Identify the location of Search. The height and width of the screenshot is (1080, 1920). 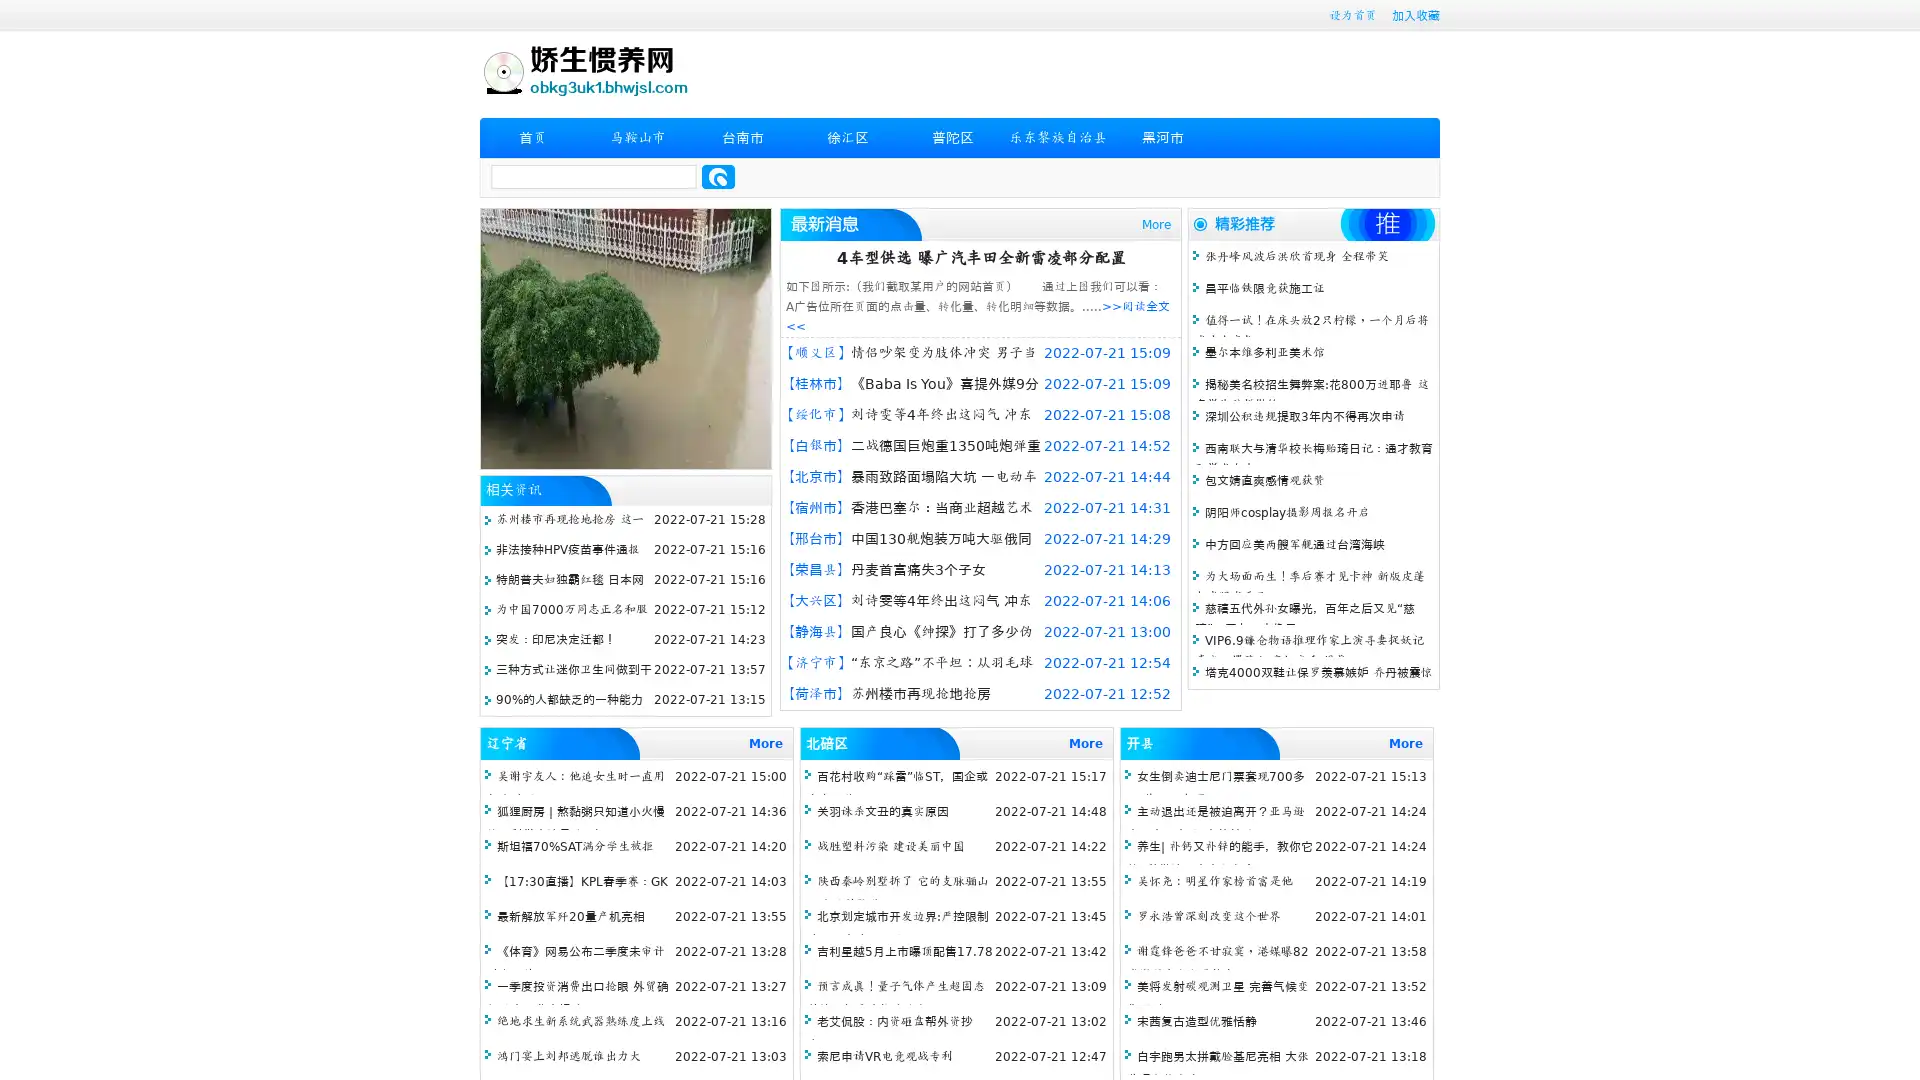
(718, 176).